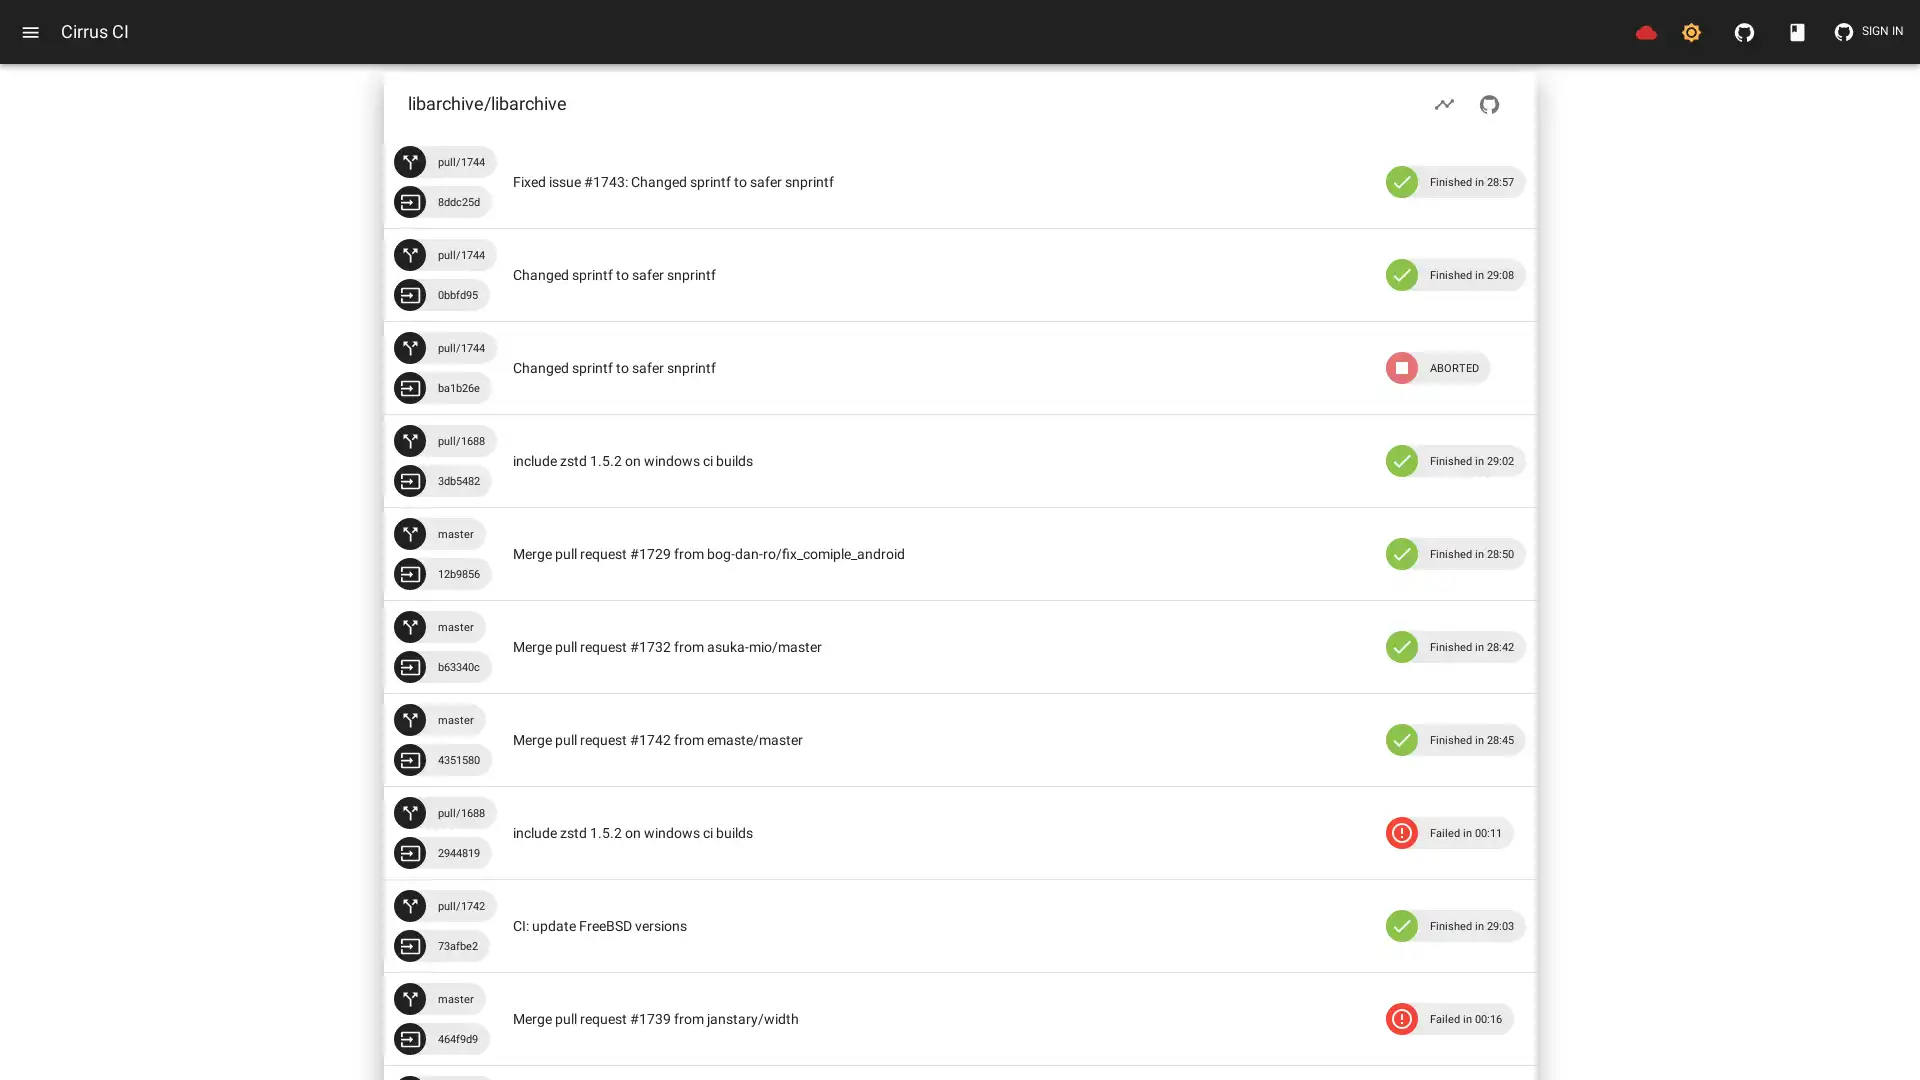 This screenshot has width=1920, height=1080. Describe the element at coordinates (1444, 103) in the screenshot. I see `Repository Metrics` at that location.